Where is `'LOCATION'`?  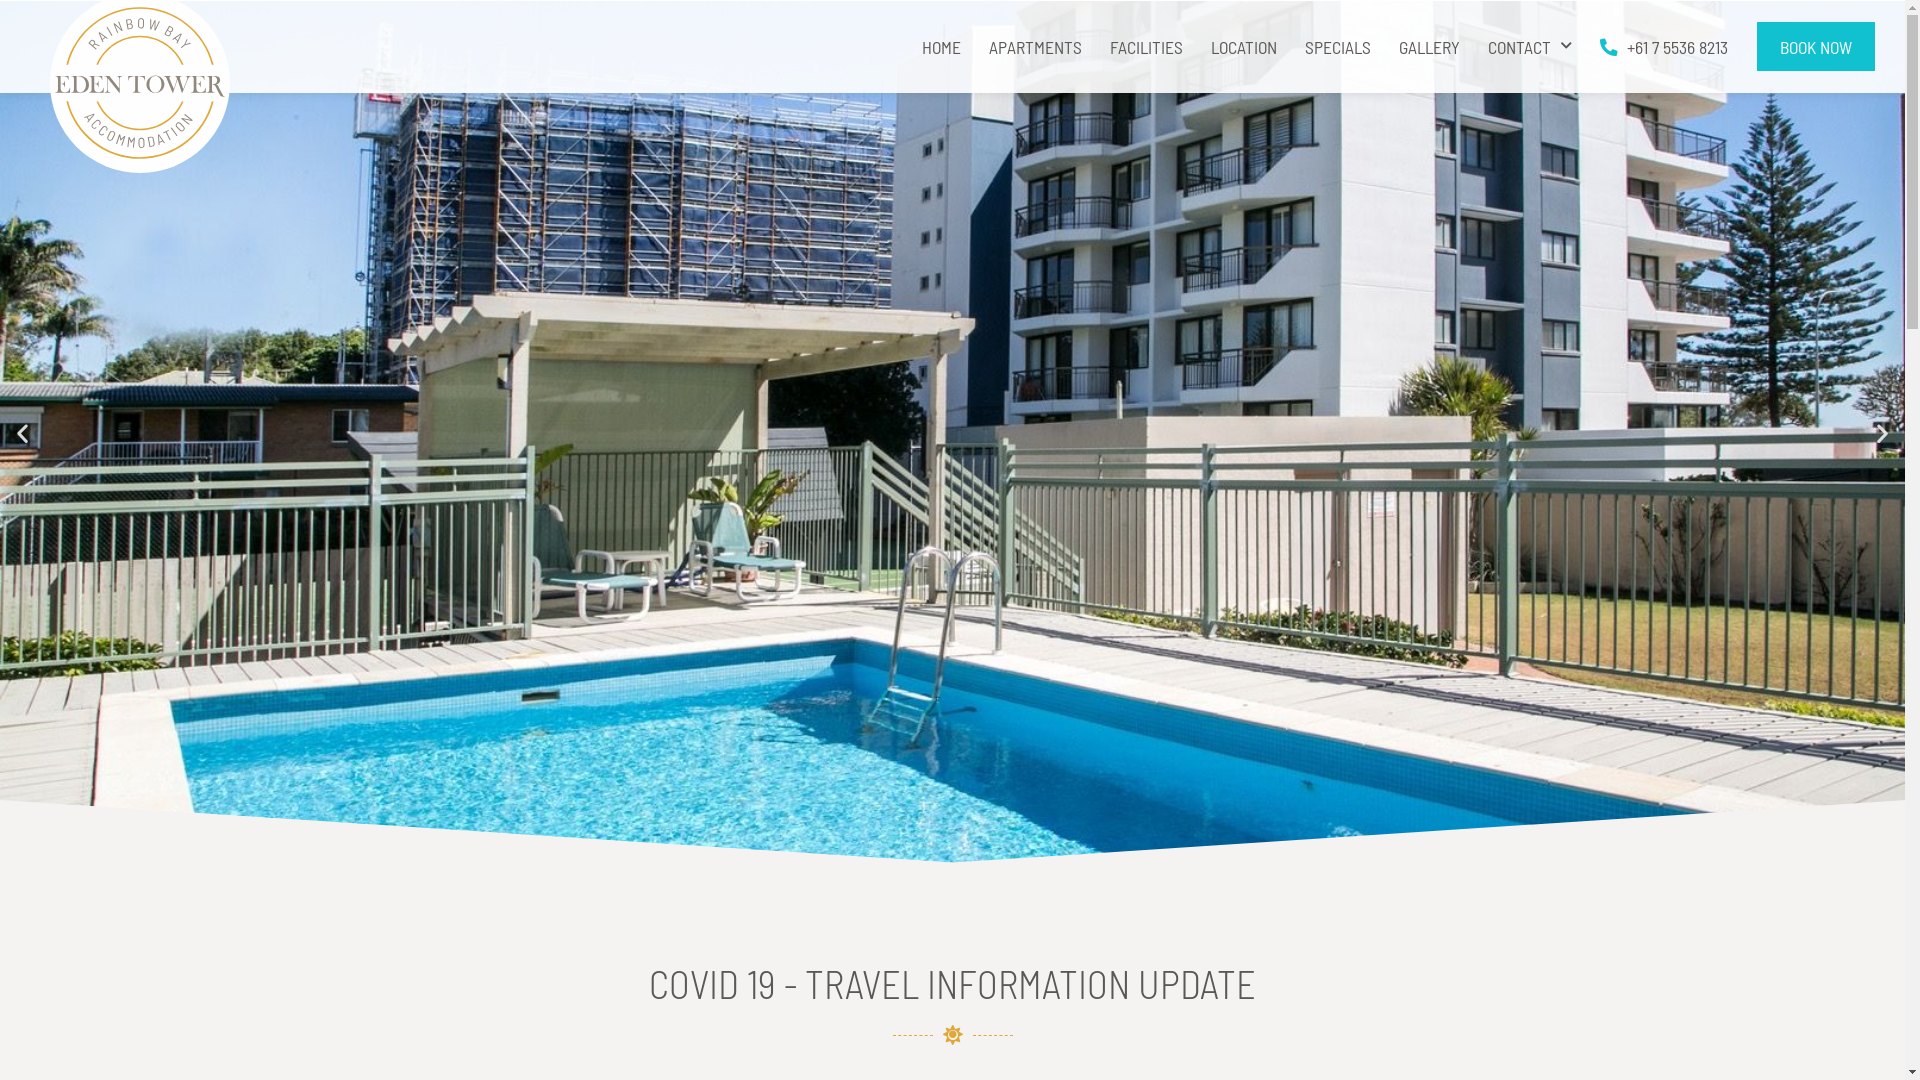
'LOCATION' is located at coordinates (1242, 45).